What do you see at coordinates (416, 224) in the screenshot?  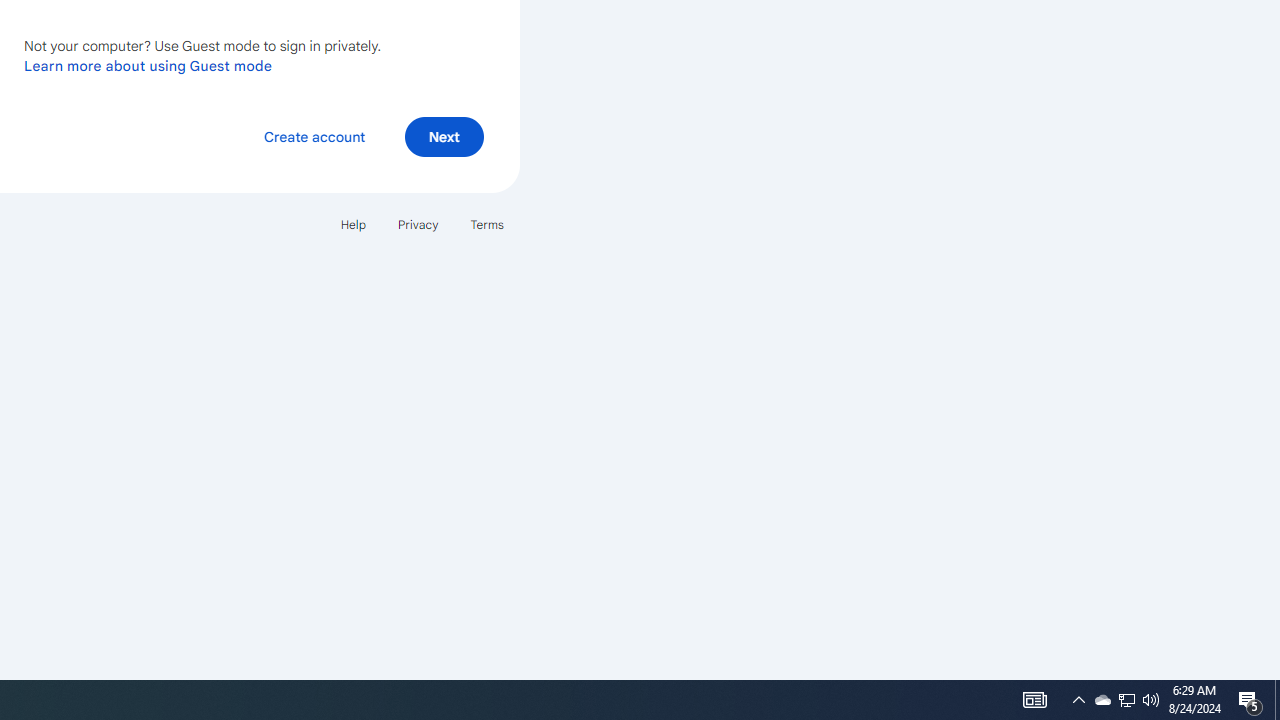 I see `'Privacy'` at bounding box center [416, 224].